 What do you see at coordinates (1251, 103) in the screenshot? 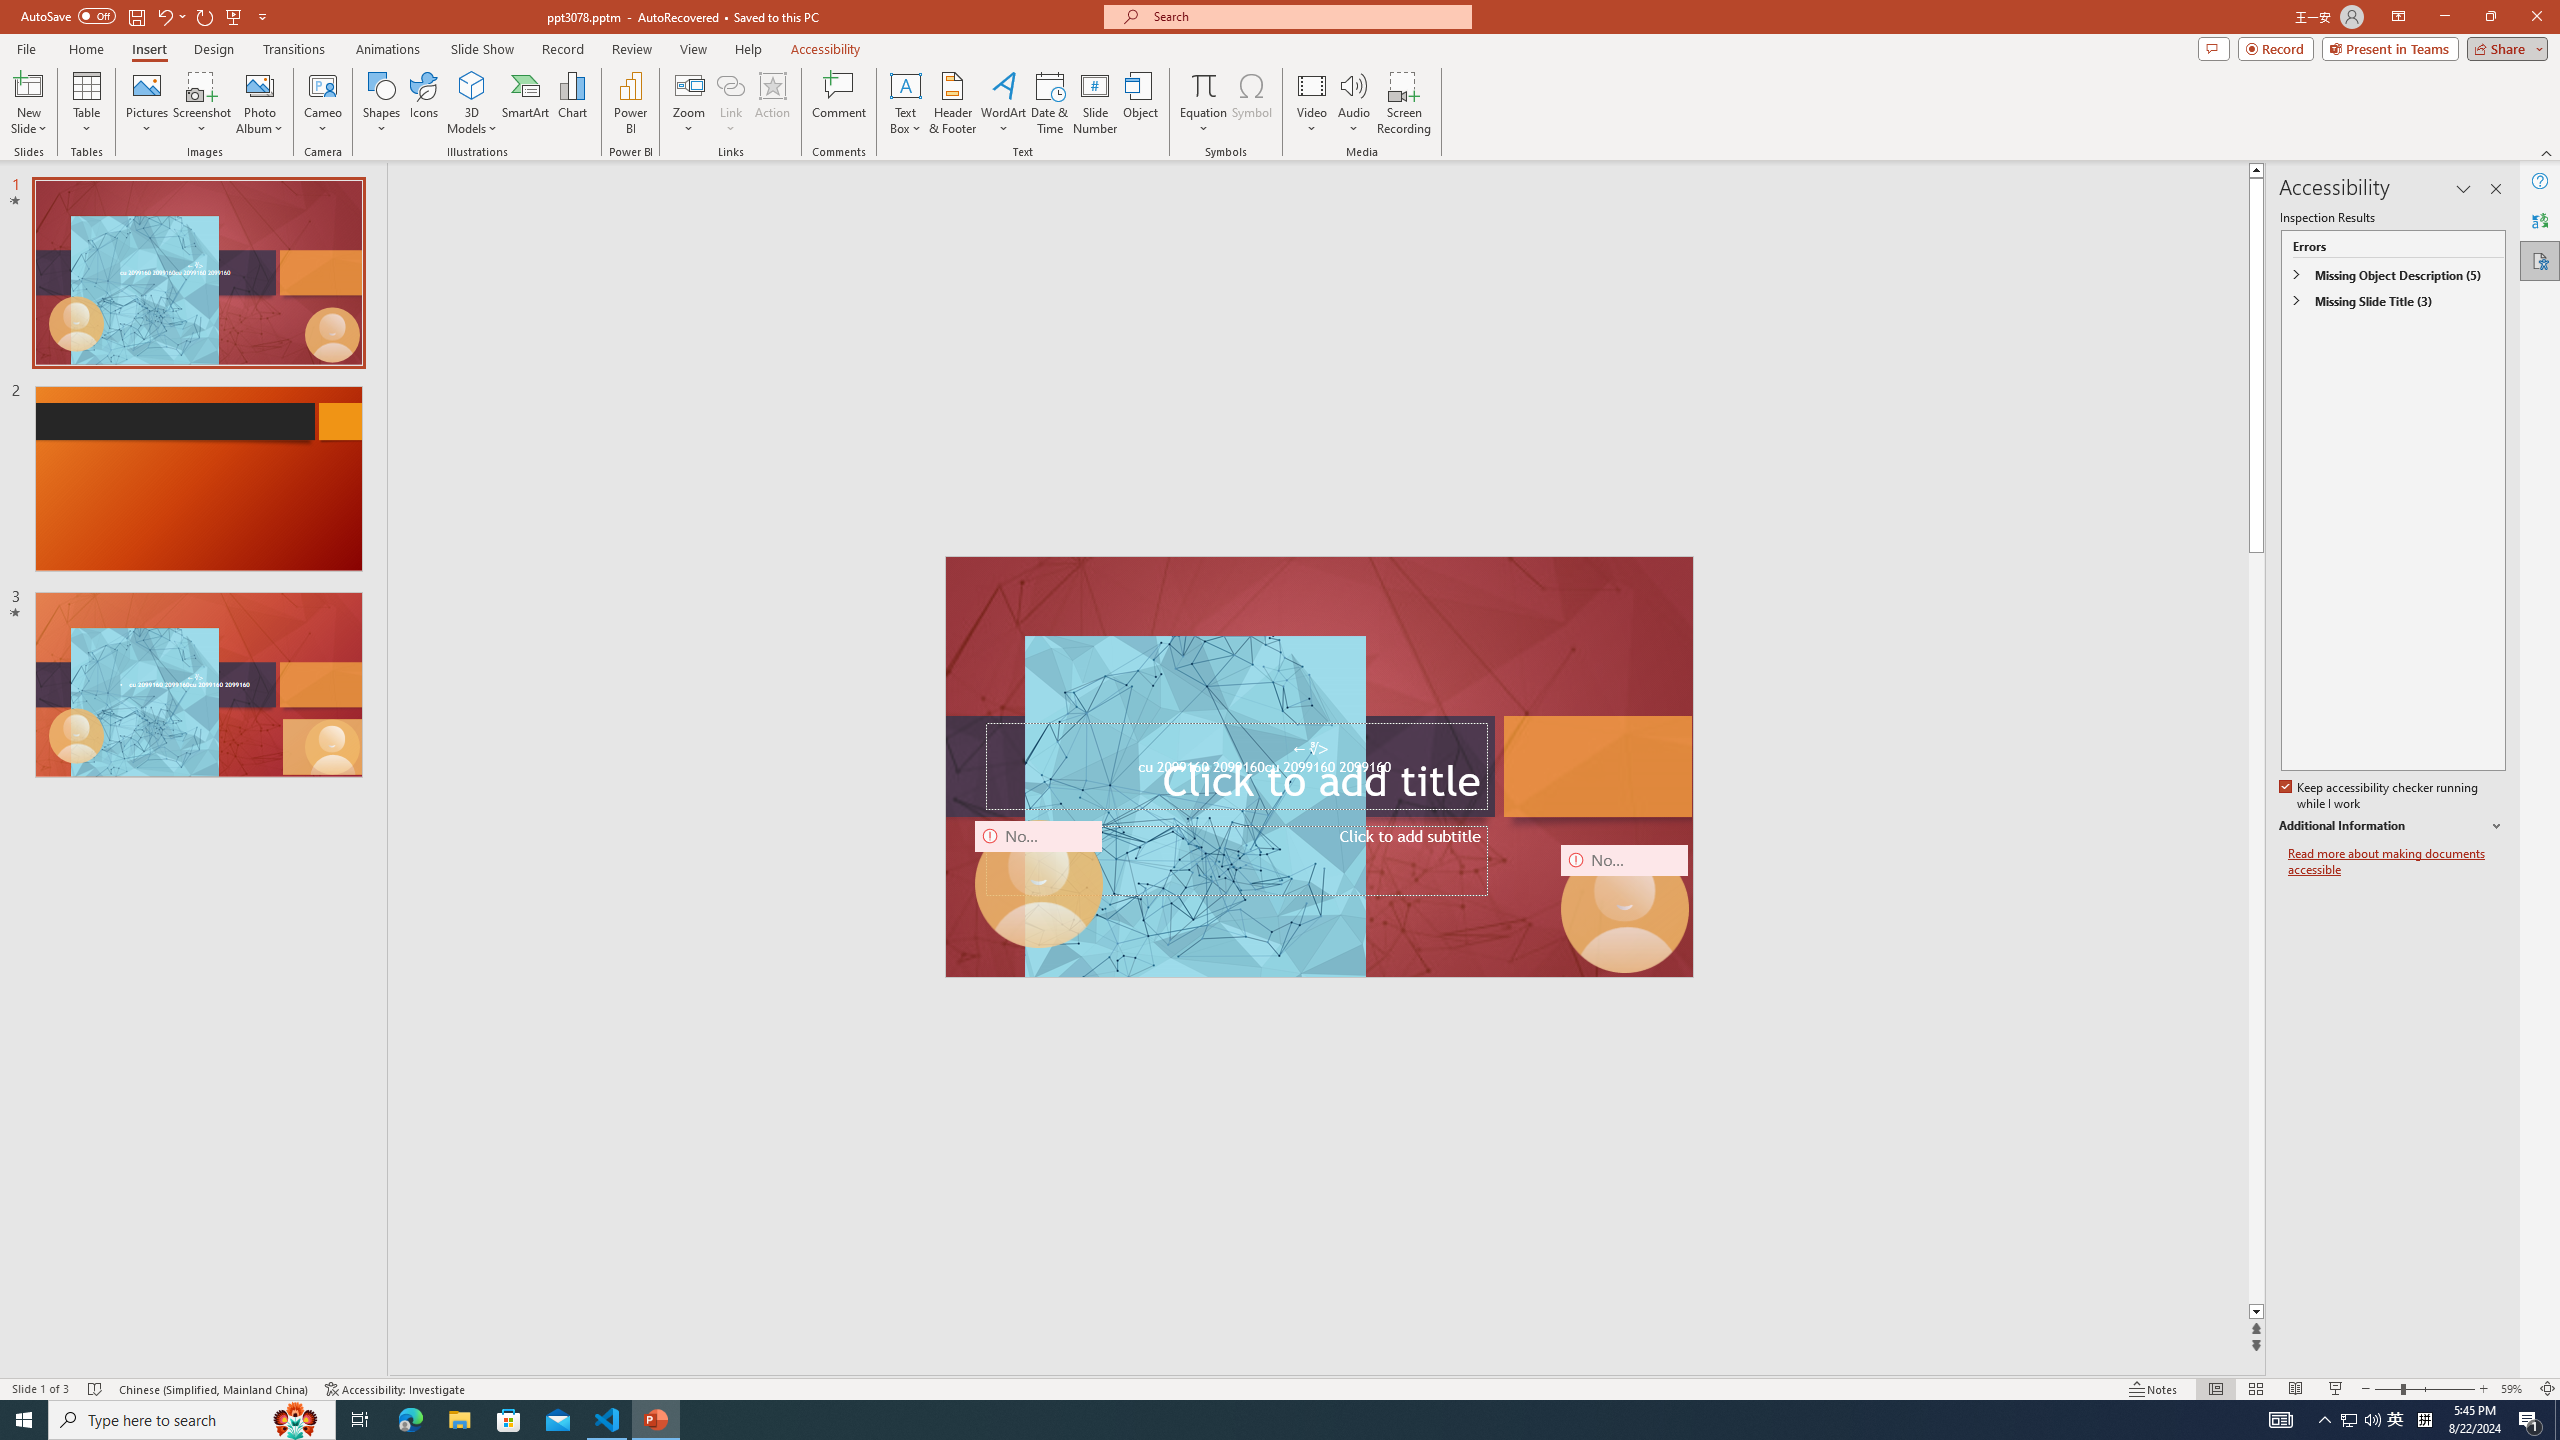
I see `'Symbol...'` at bounding box center [1251, 103].